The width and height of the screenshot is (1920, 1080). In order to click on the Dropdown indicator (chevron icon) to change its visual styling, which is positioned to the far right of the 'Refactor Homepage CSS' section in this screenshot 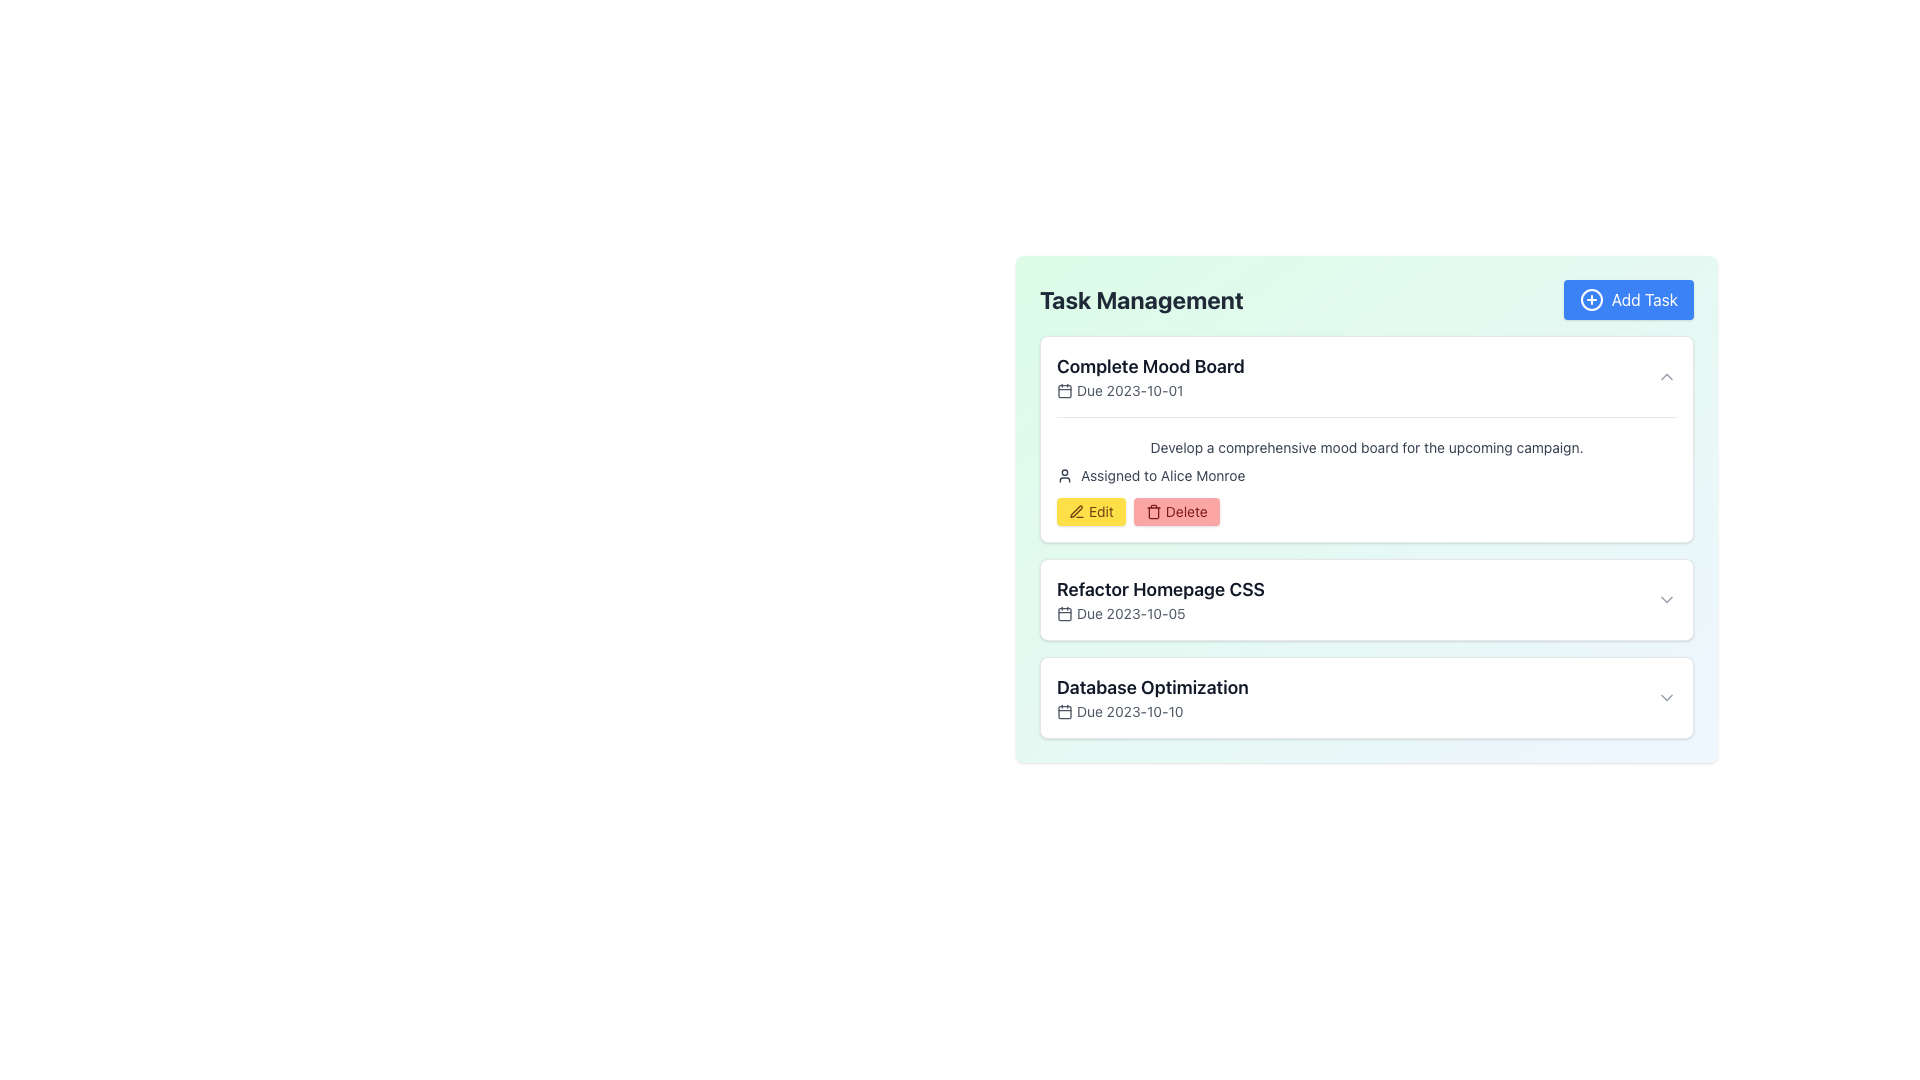, I will do `click(1666, 599)`.